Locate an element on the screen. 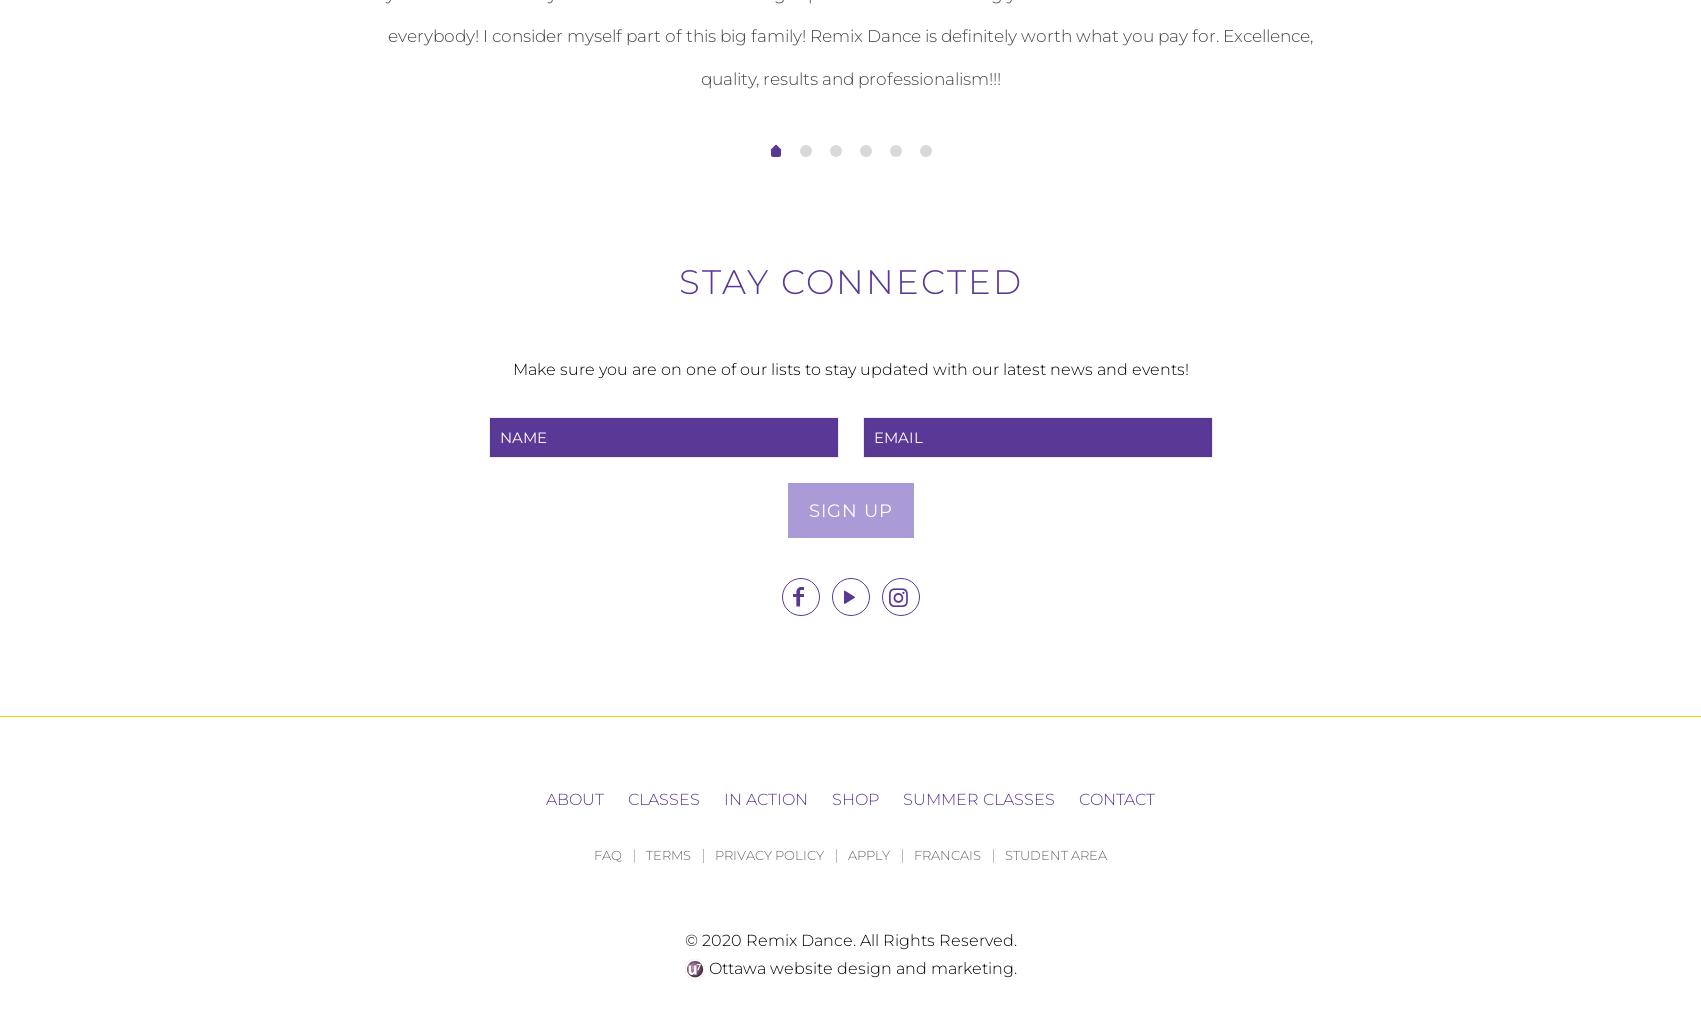  'Ottawa website design and marketing.' is located at coordinates (859, 967).